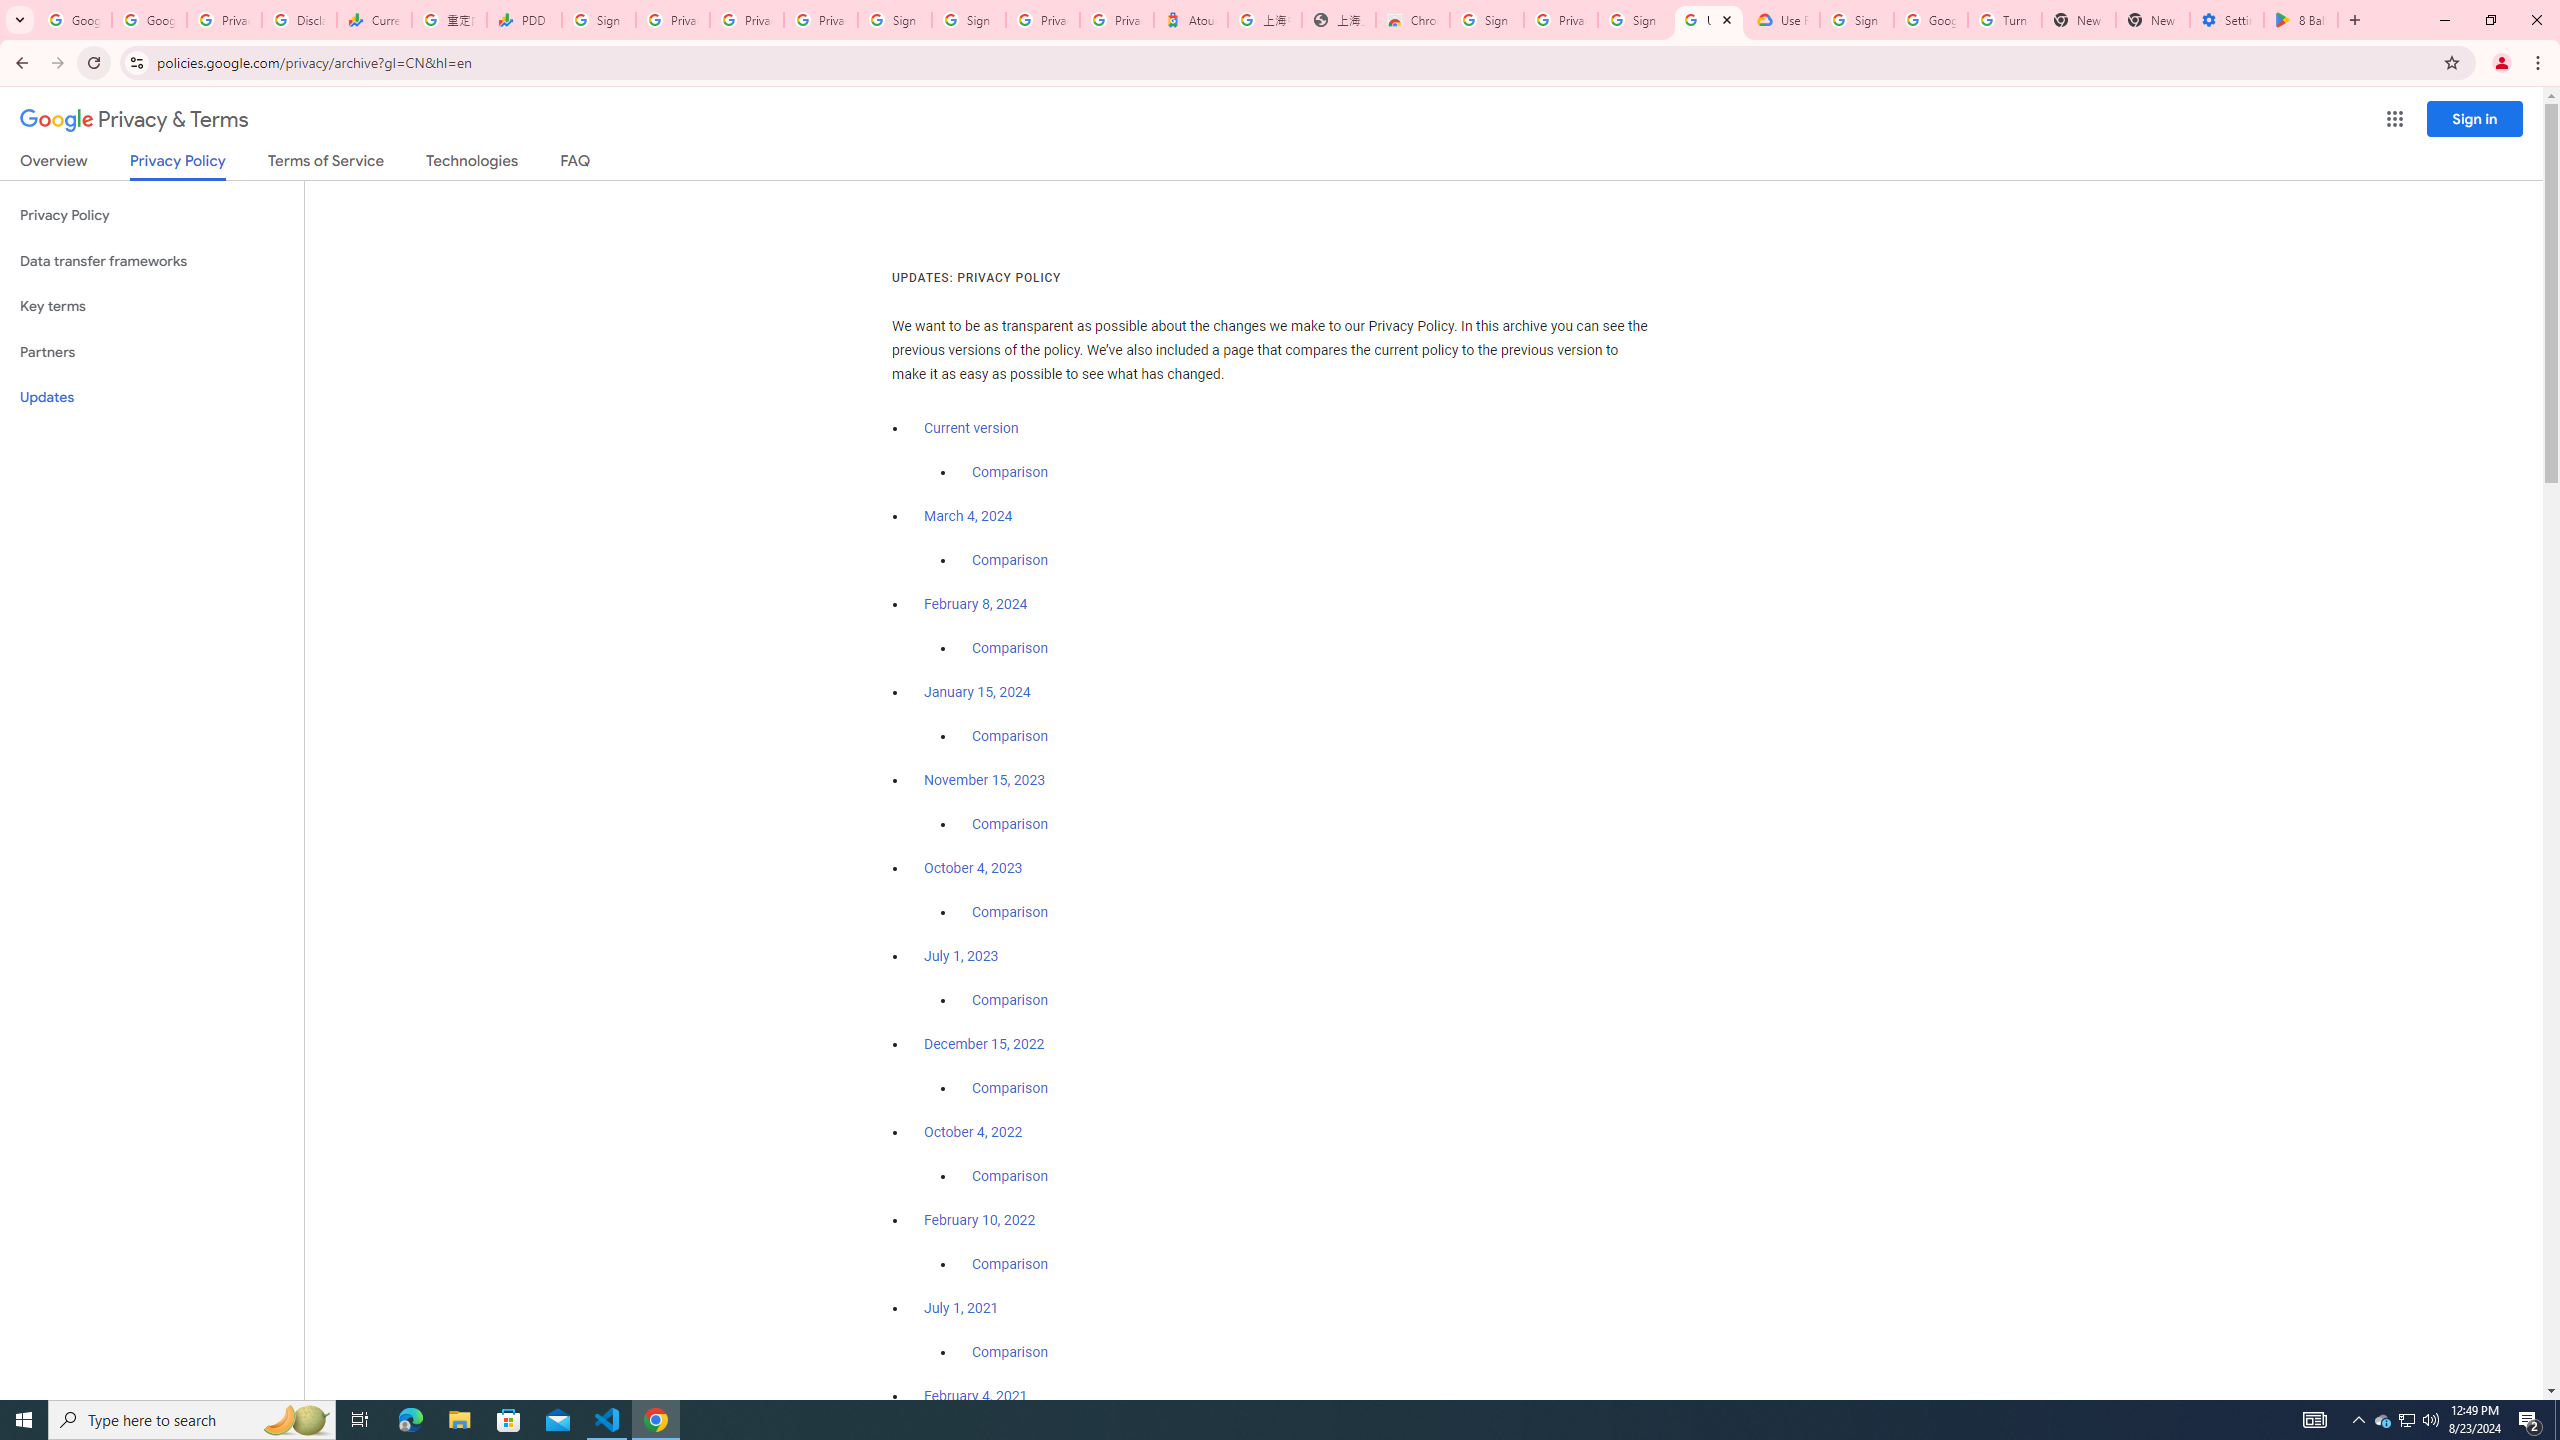 The image size is (2560, 1440). Describe the element at coordinates (746, 19) in the screenshot. I see `'Privacy Checkup'` at that location.